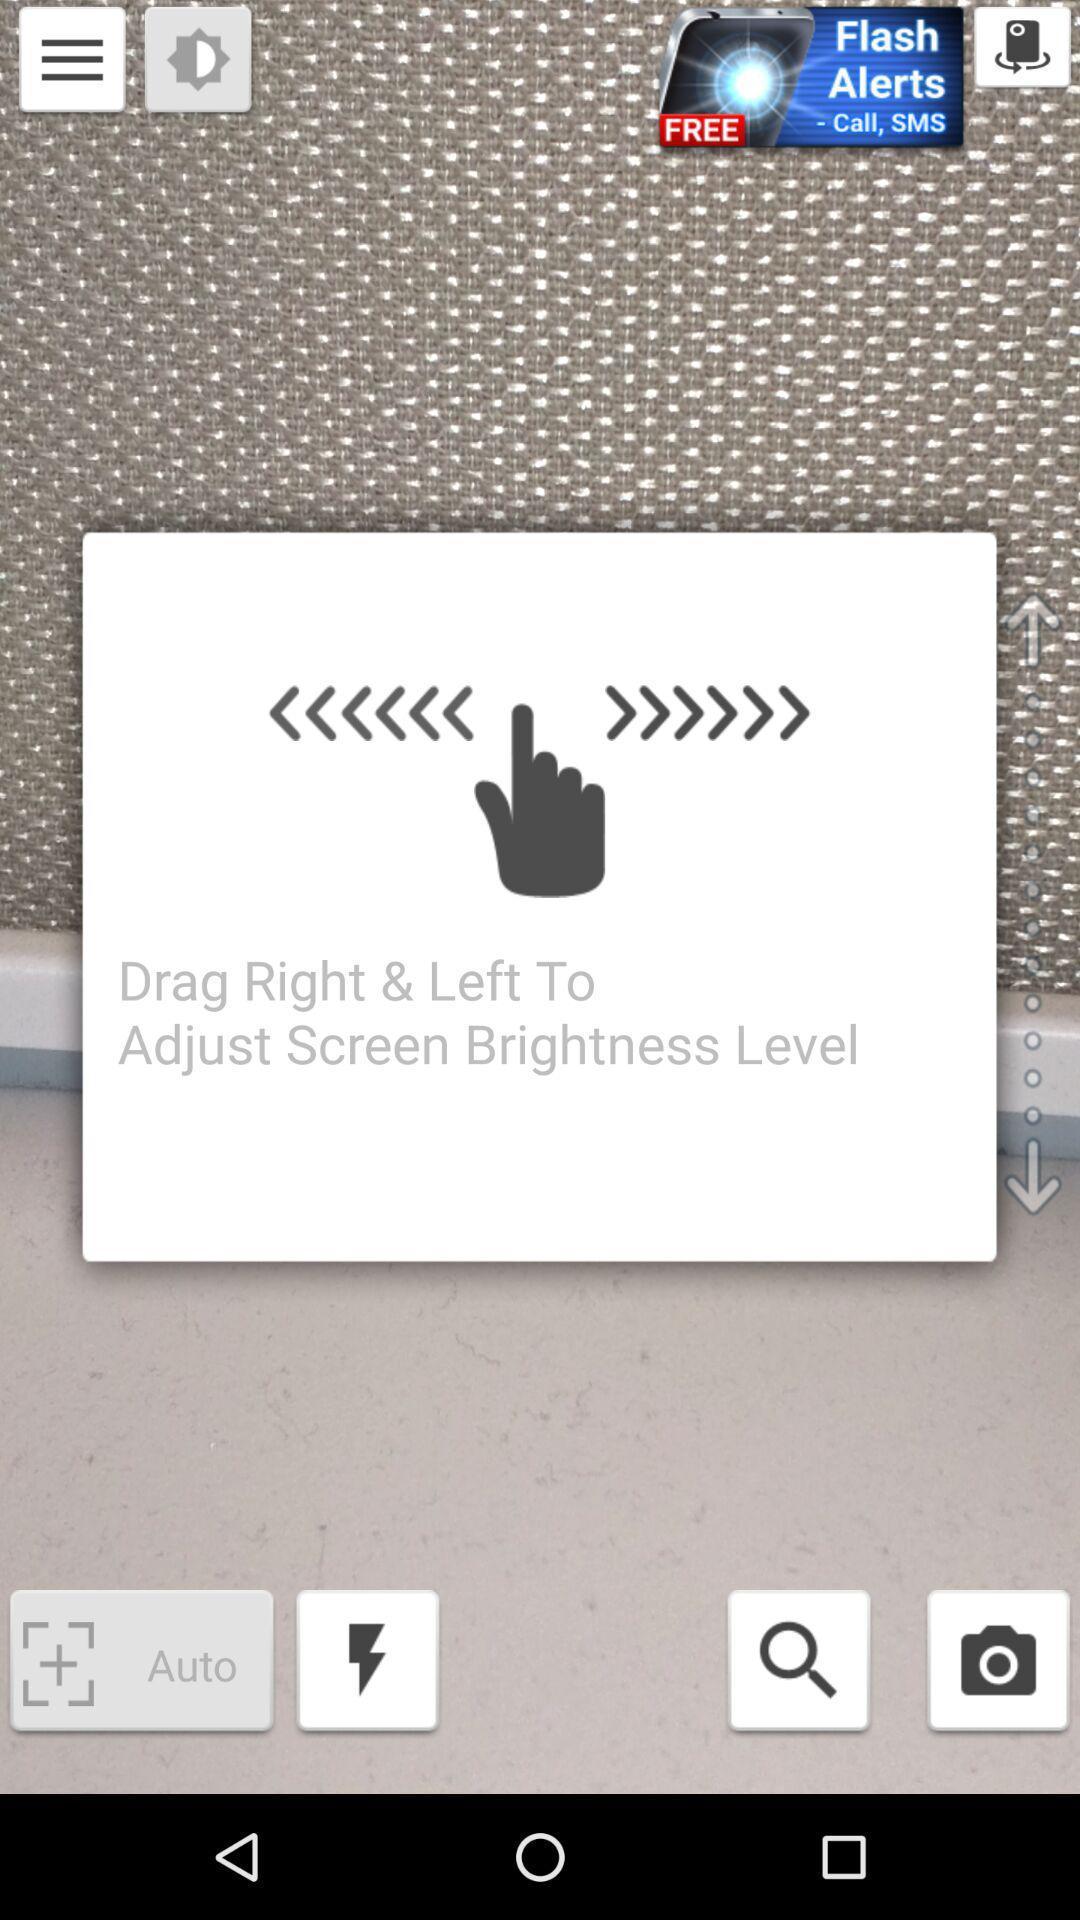 Image resolution: width=1080 pixels, height=1920 pixels. I want to click on the button at the bottom, so click(367, 1664).